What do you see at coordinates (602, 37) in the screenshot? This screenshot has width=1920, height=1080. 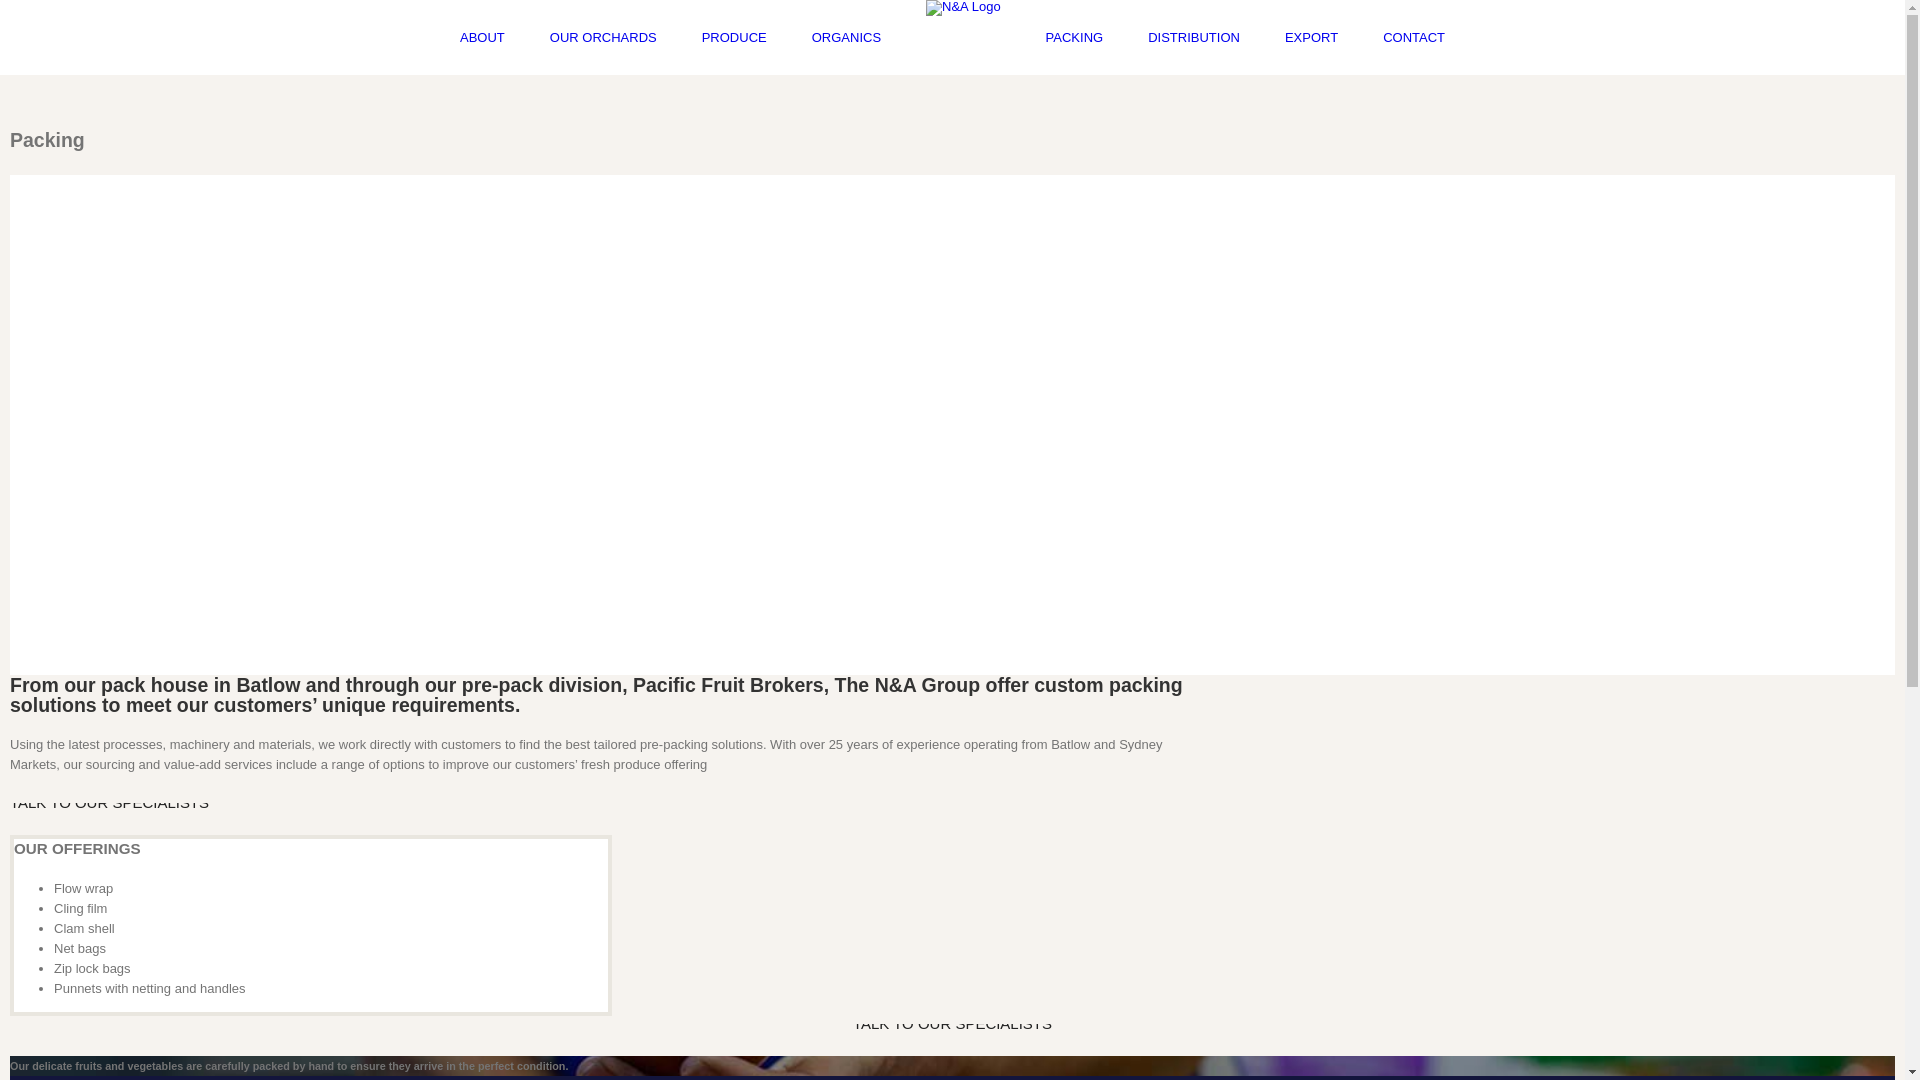 I see `'OUR ORCHARDS'` at bounding box center [602, 37].